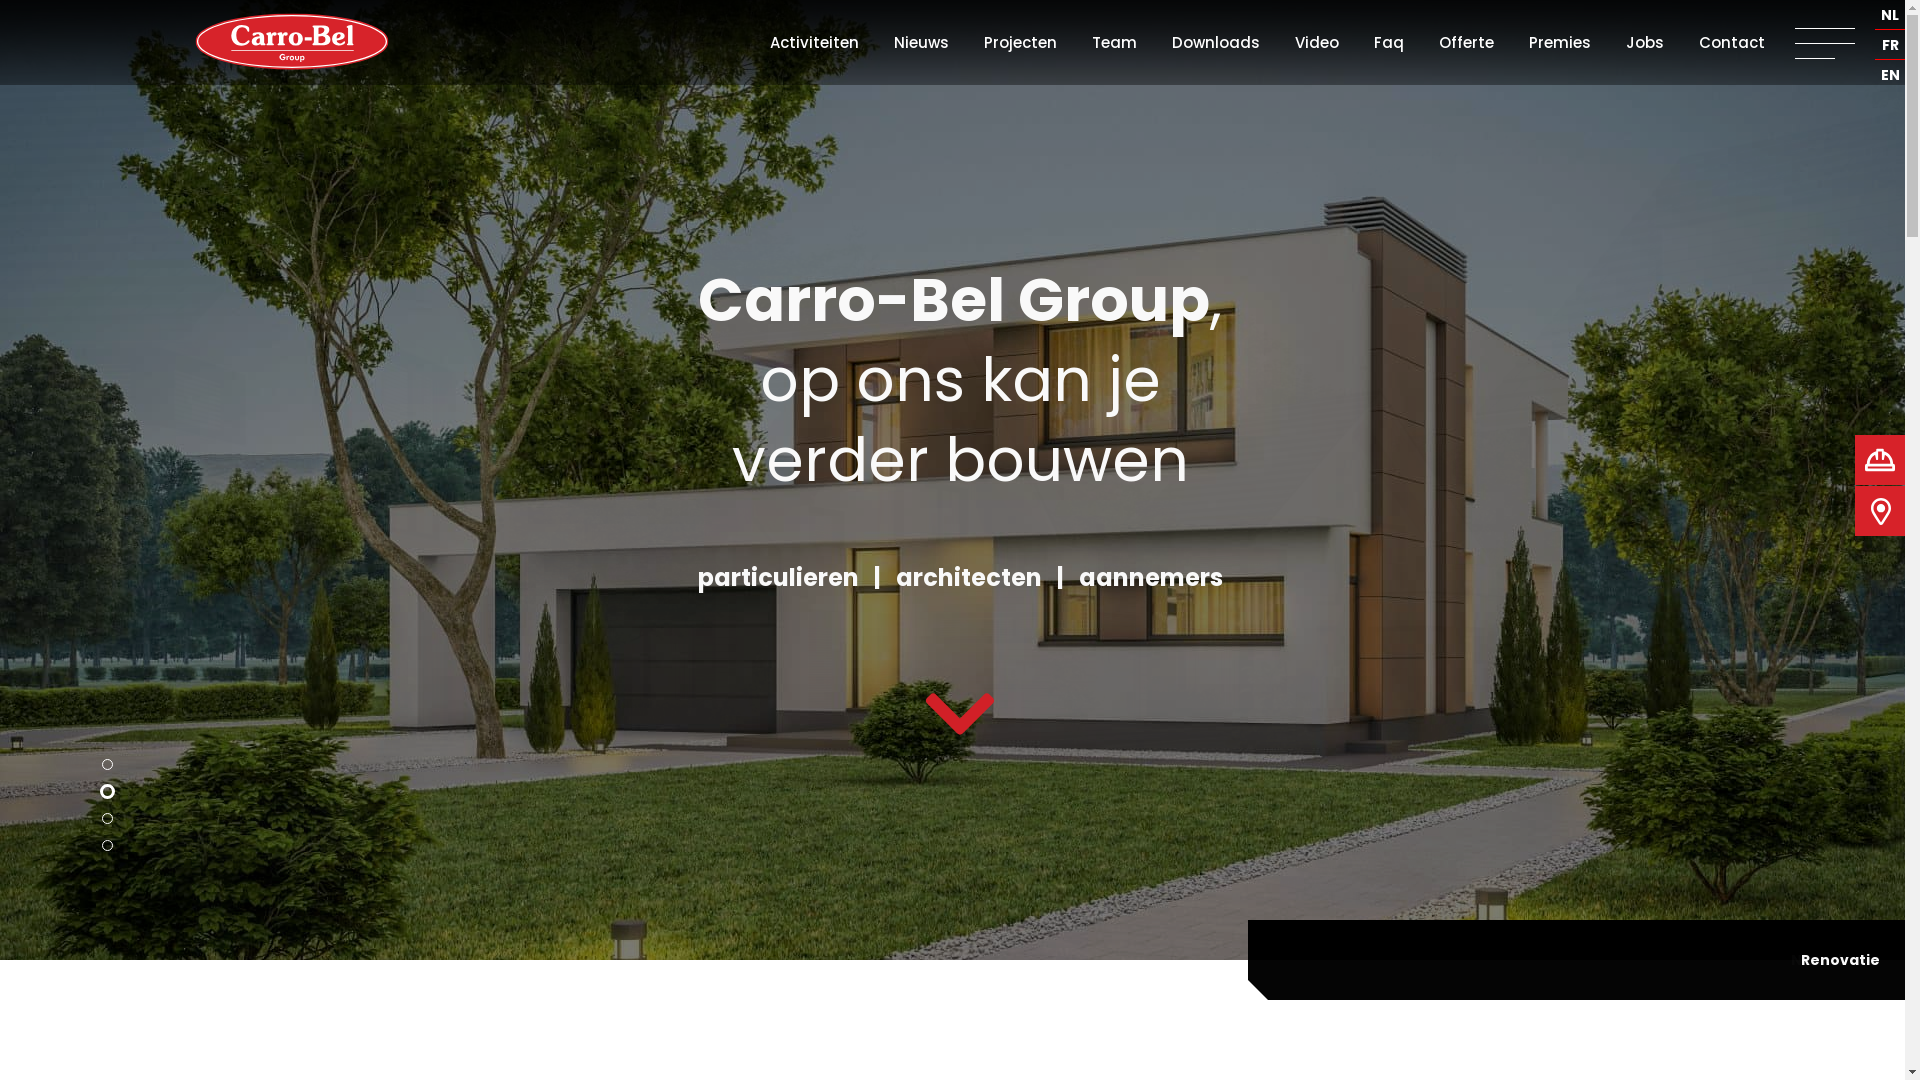  I want to click on 'Nieuws', so click(920, 42).